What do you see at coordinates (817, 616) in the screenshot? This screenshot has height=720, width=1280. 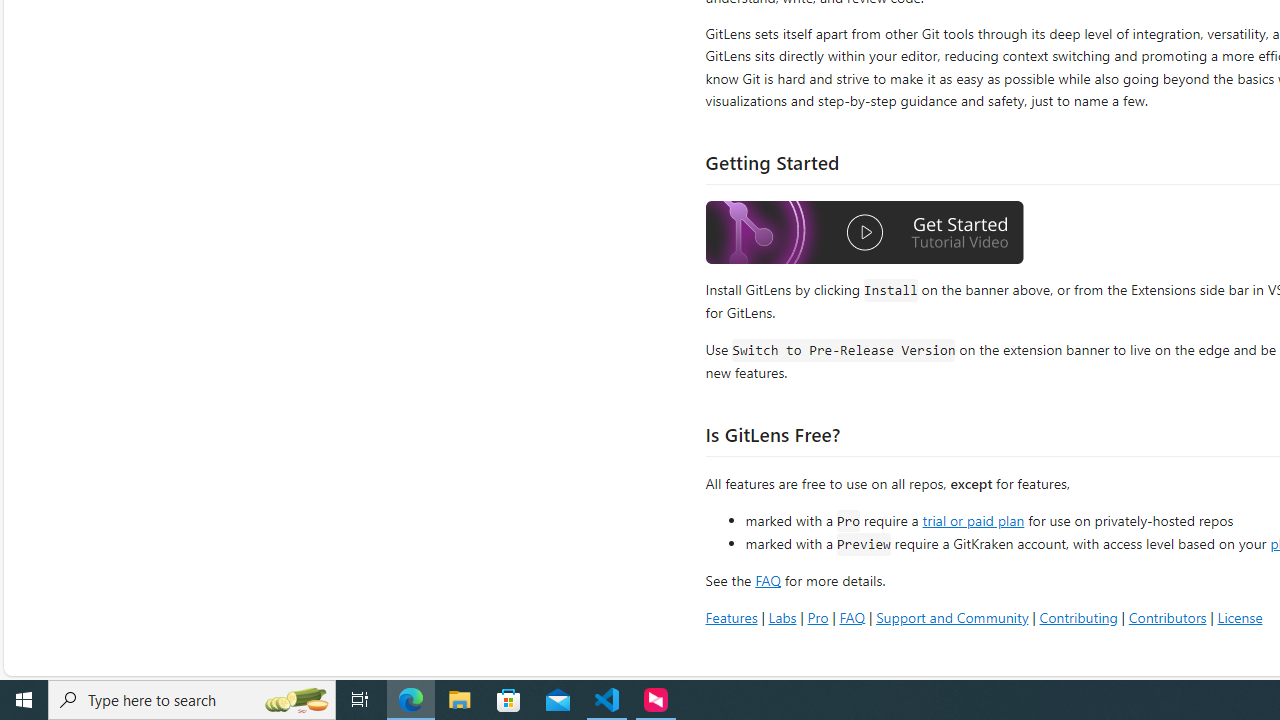 I see `'Pro'` at bounding box center [817, 616].